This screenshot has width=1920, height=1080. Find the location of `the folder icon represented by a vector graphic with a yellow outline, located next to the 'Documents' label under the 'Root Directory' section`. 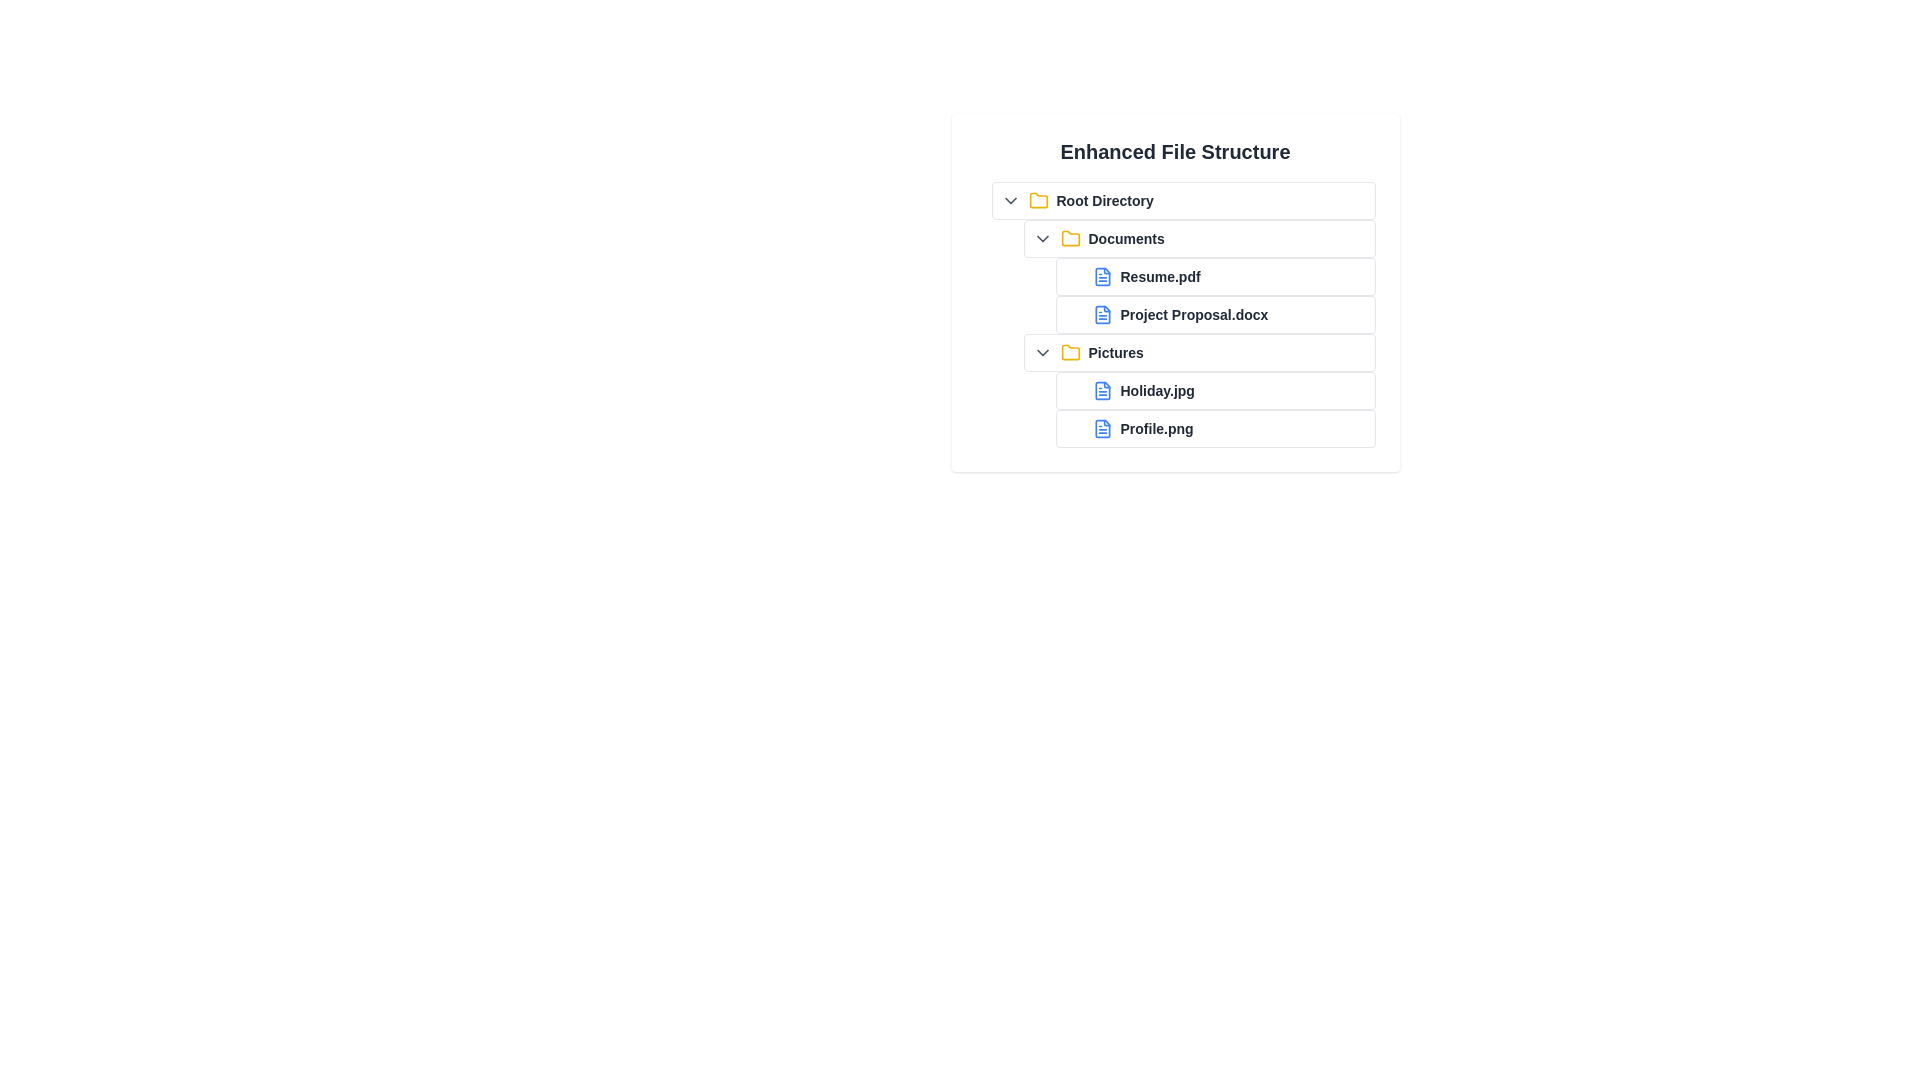

the folder icon represented by a vector graphic with a yellow outline, located next to the 'Documents' label under the 'Root Directory' section is located at coordinates (1069, 237).